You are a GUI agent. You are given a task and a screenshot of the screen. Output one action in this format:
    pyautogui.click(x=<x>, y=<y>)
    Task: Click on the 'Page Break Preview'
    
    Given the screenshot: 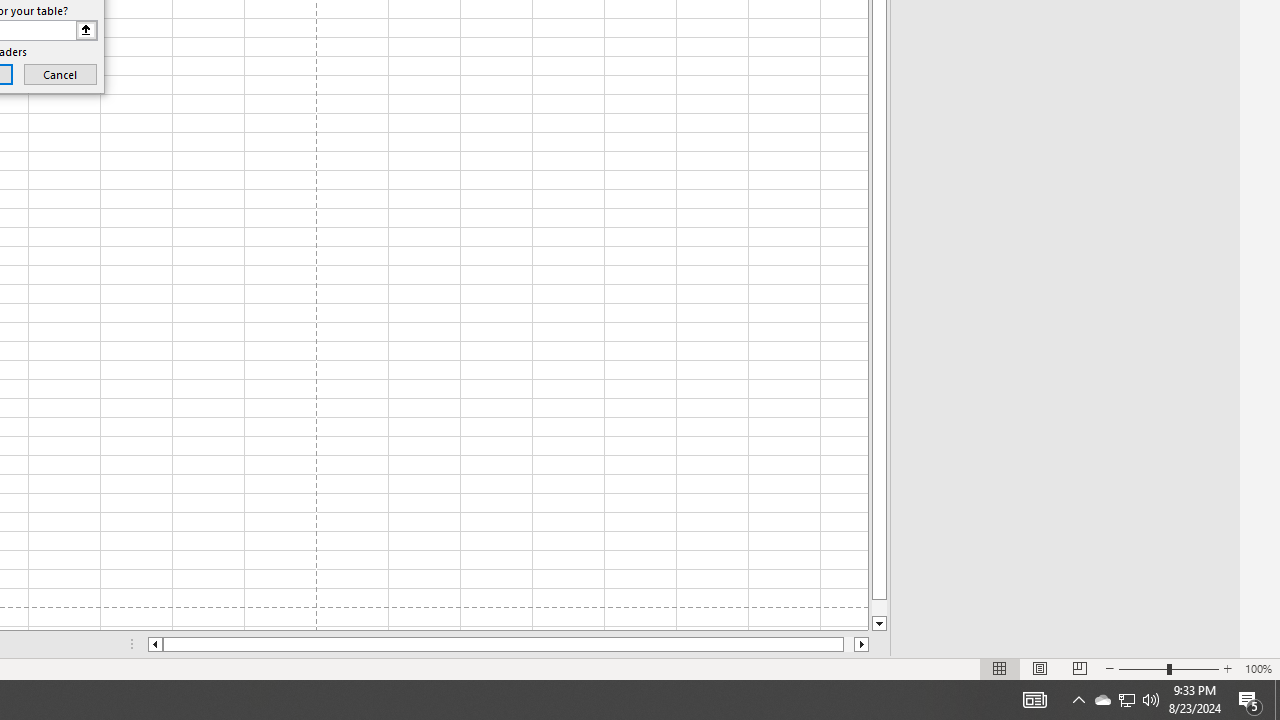 What is the action you would take?
    pyautogui.click(x=1078, y=669)
    